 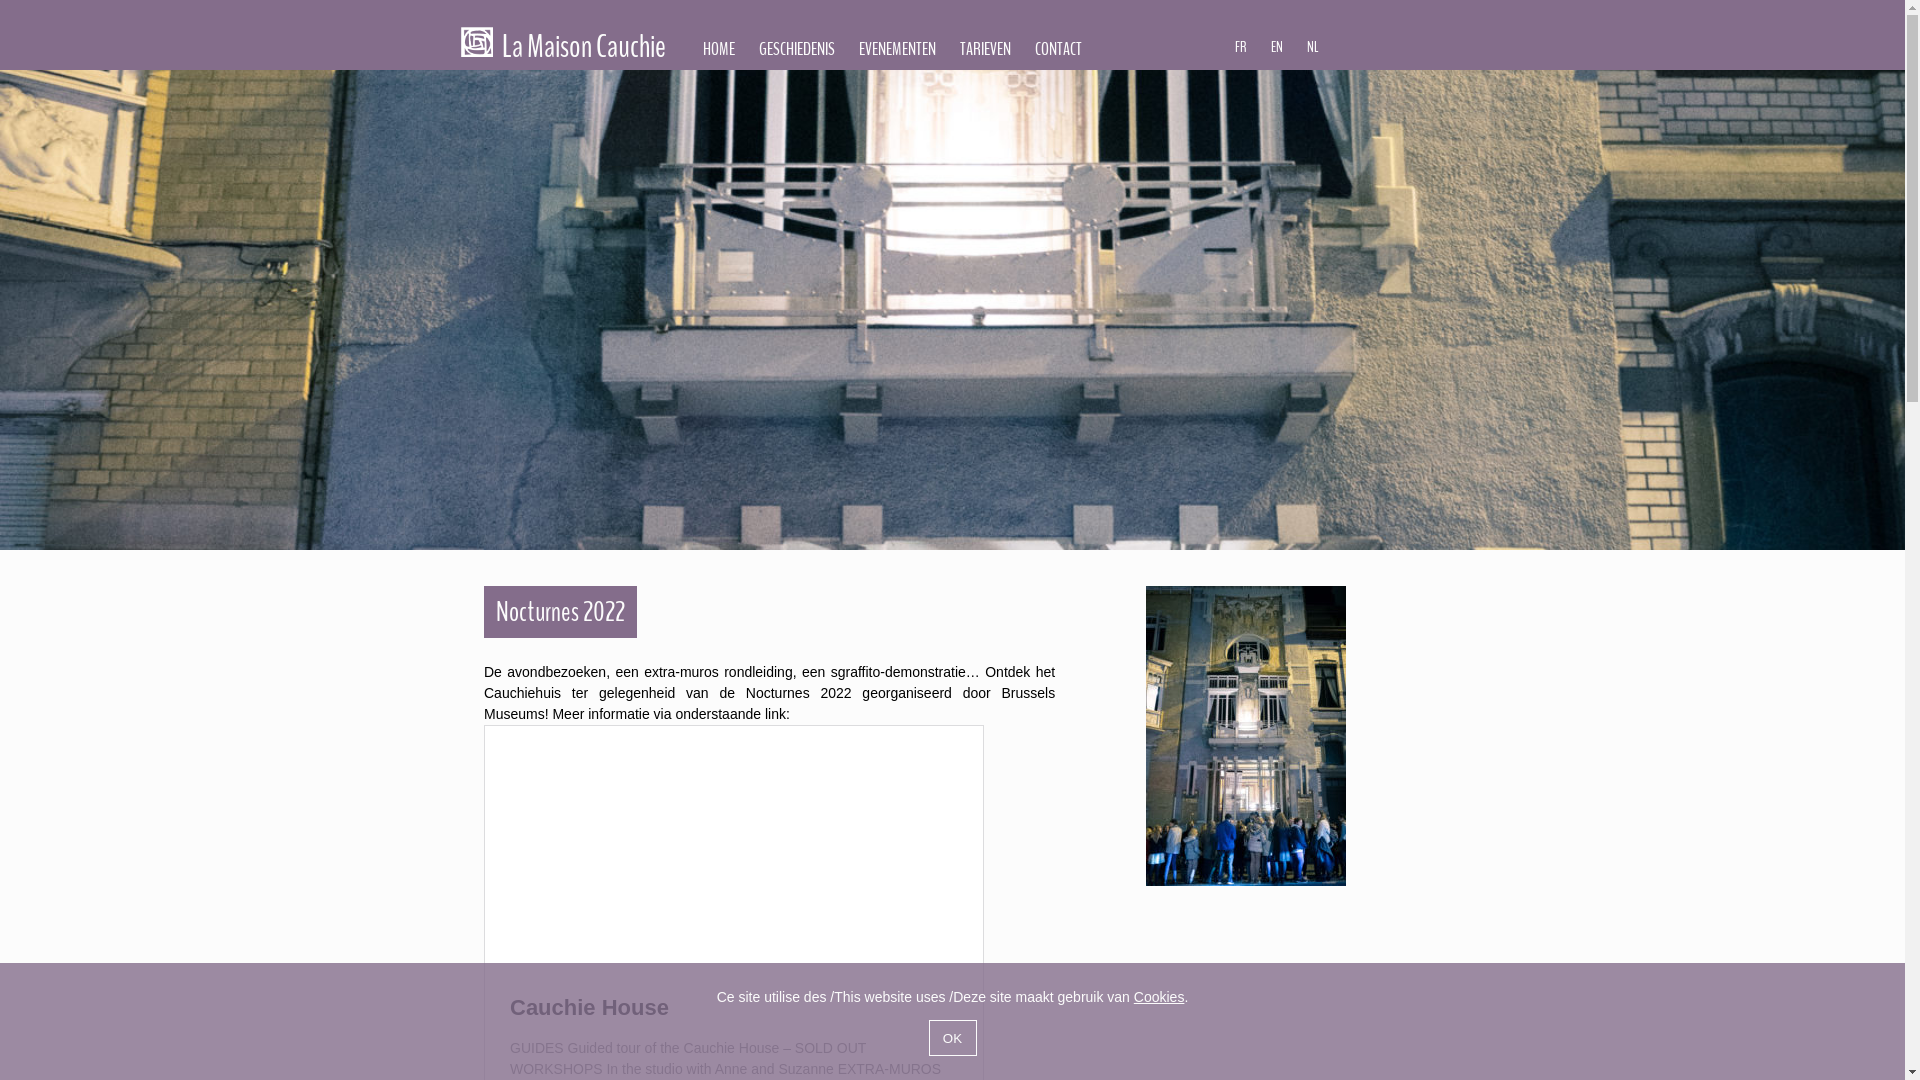 What do you see at coordinates (846, 48) in the screenshot?
I see `'EVENEMENTEN'` at bounding box center [846, 48].